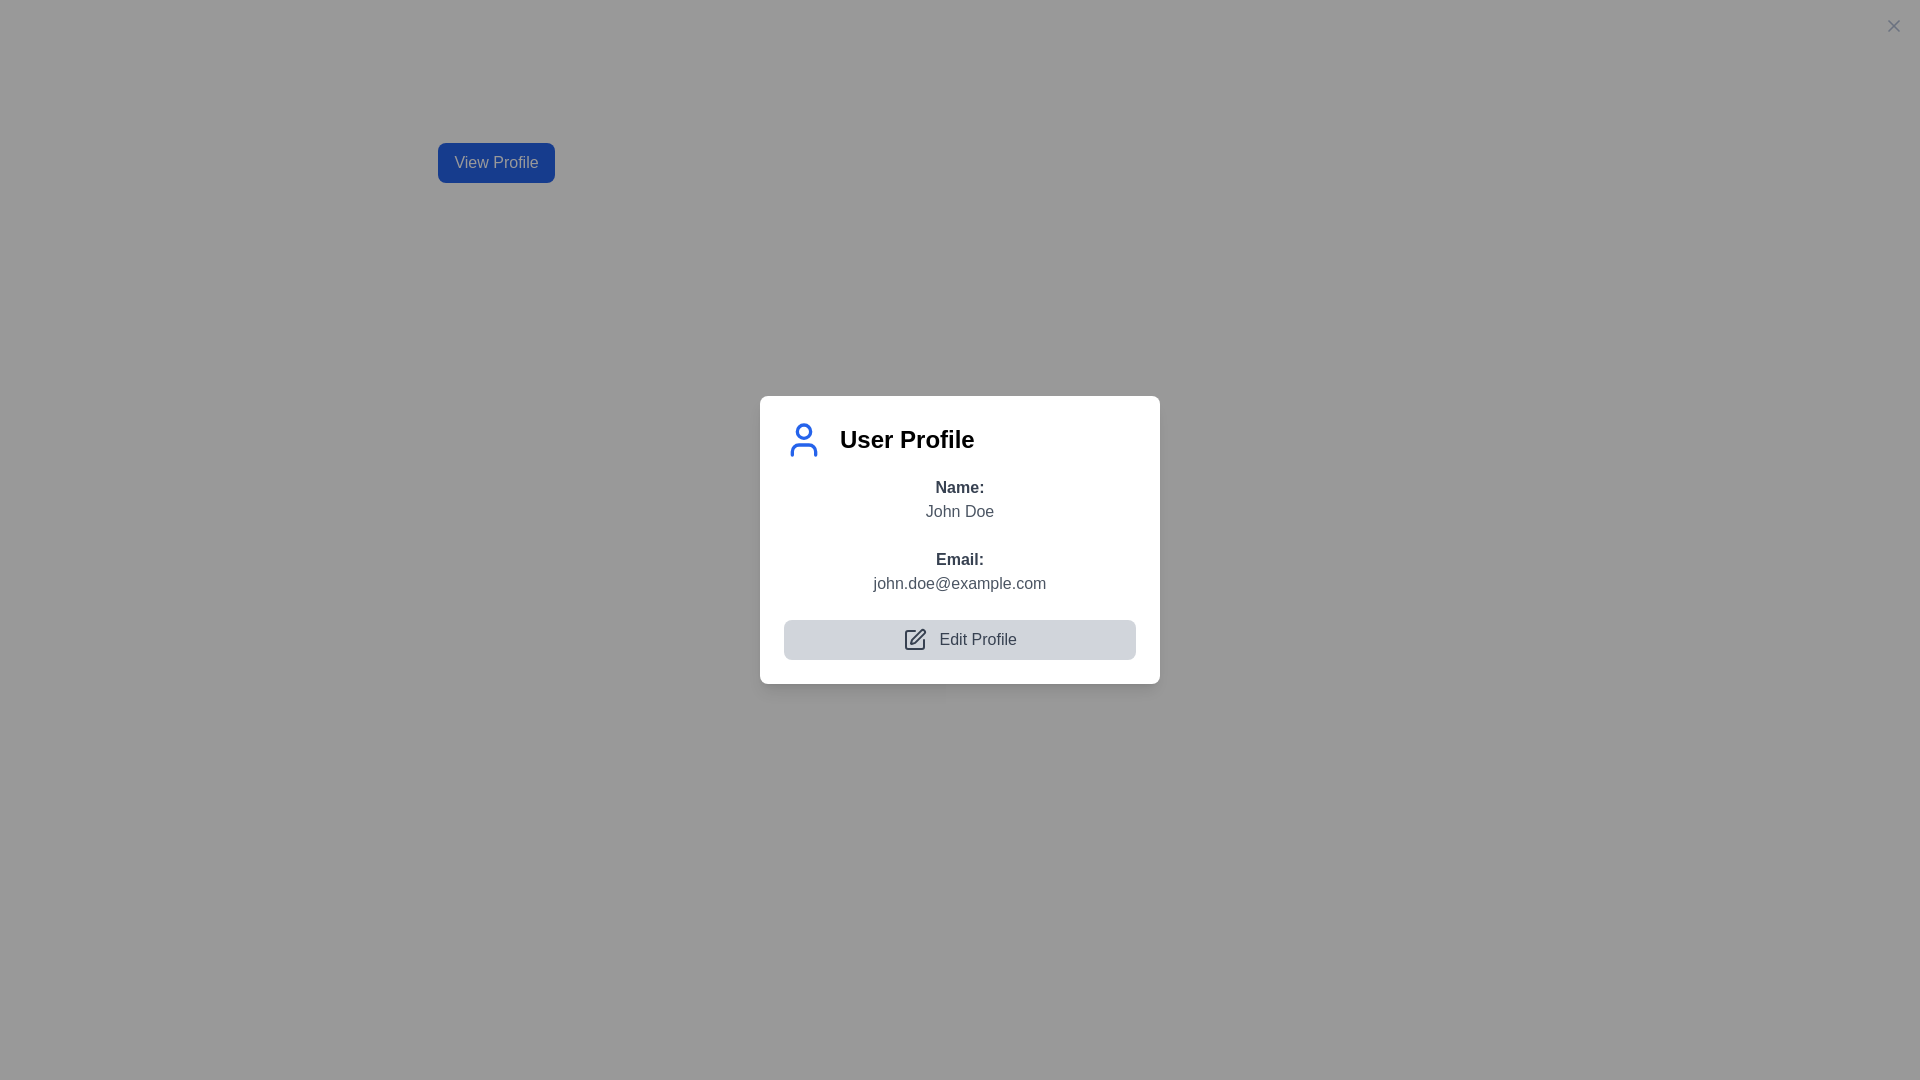 This screenshot has width=1920, height=1080. What do you see at coordinates (1893, 26) in the screenshot?
I see `the close button located at the top-right corner of the modal` at bounding box center [1893, 26].